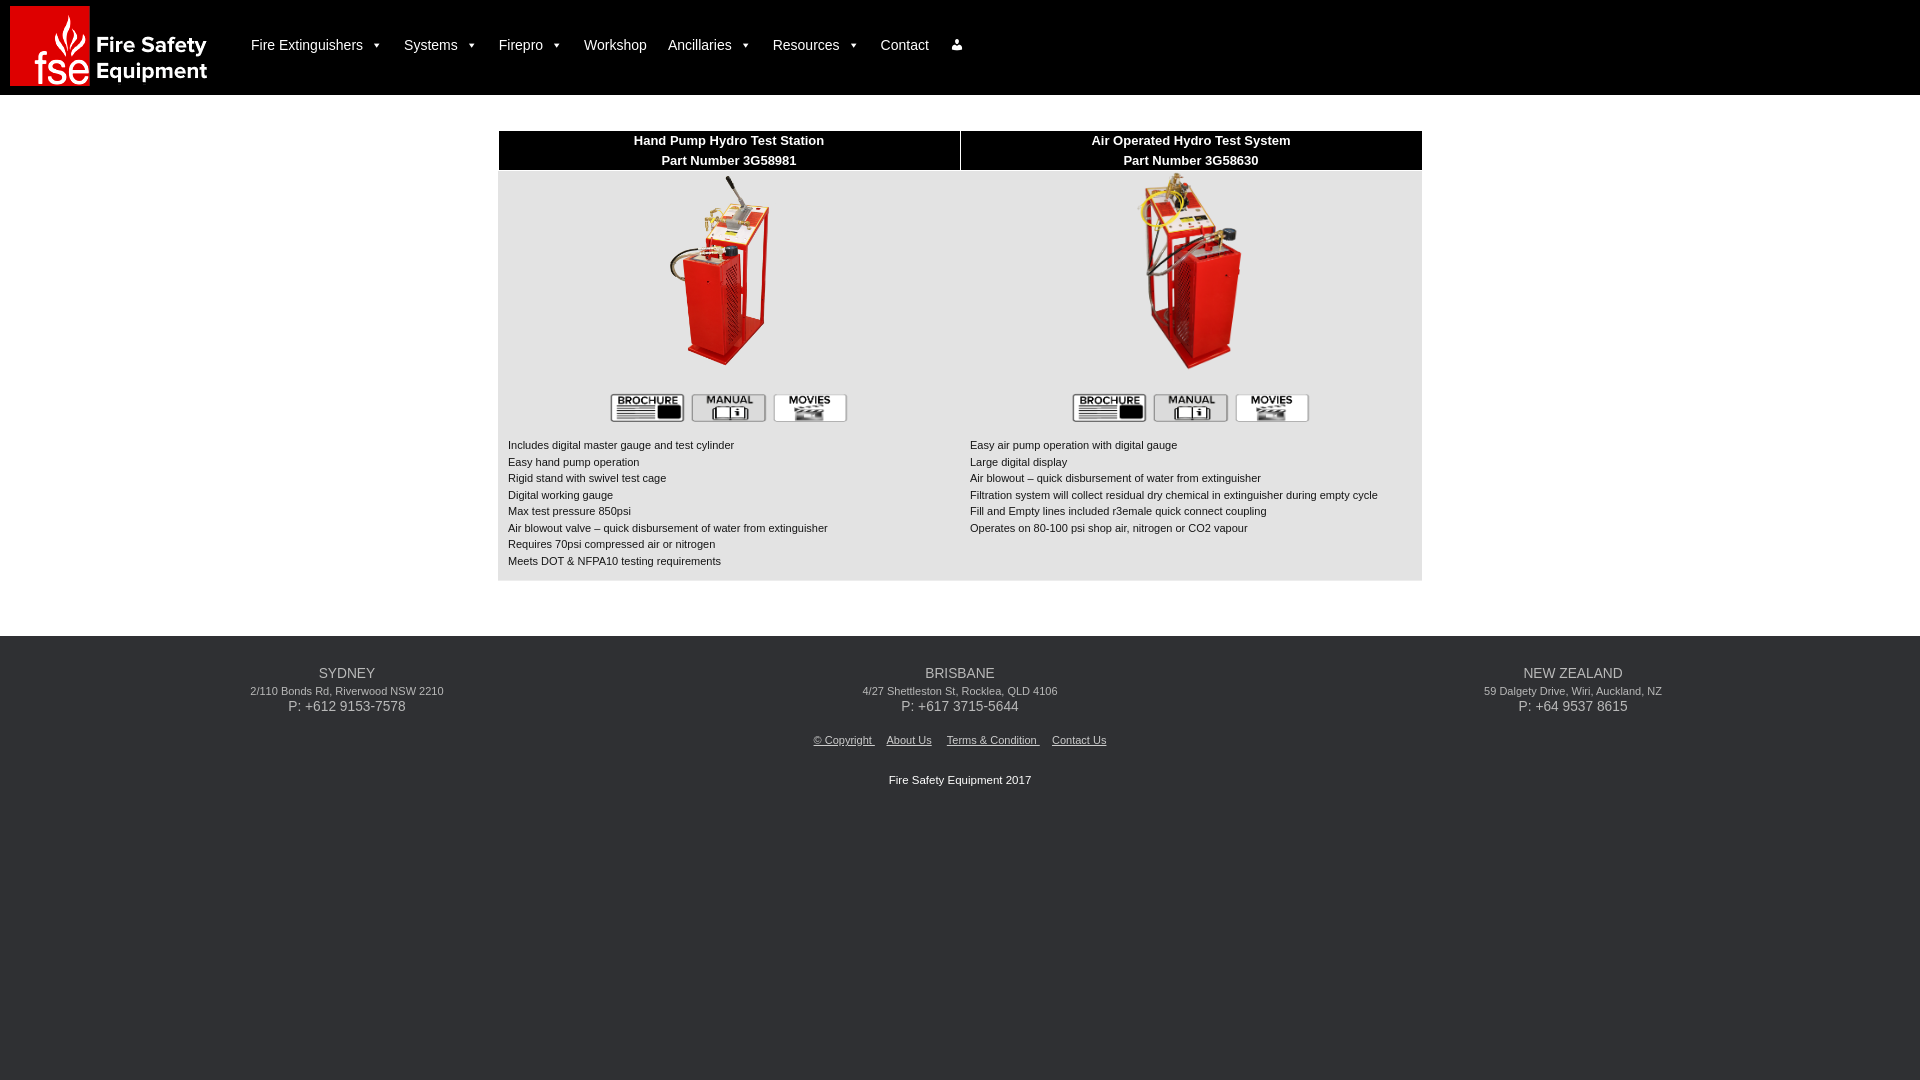 This screenshot has width=1920, height=1080. What do you see at coordinates (1078, 740) in the screenshot?
I see `'Contact Us'` at bounding box center [1078, 740].